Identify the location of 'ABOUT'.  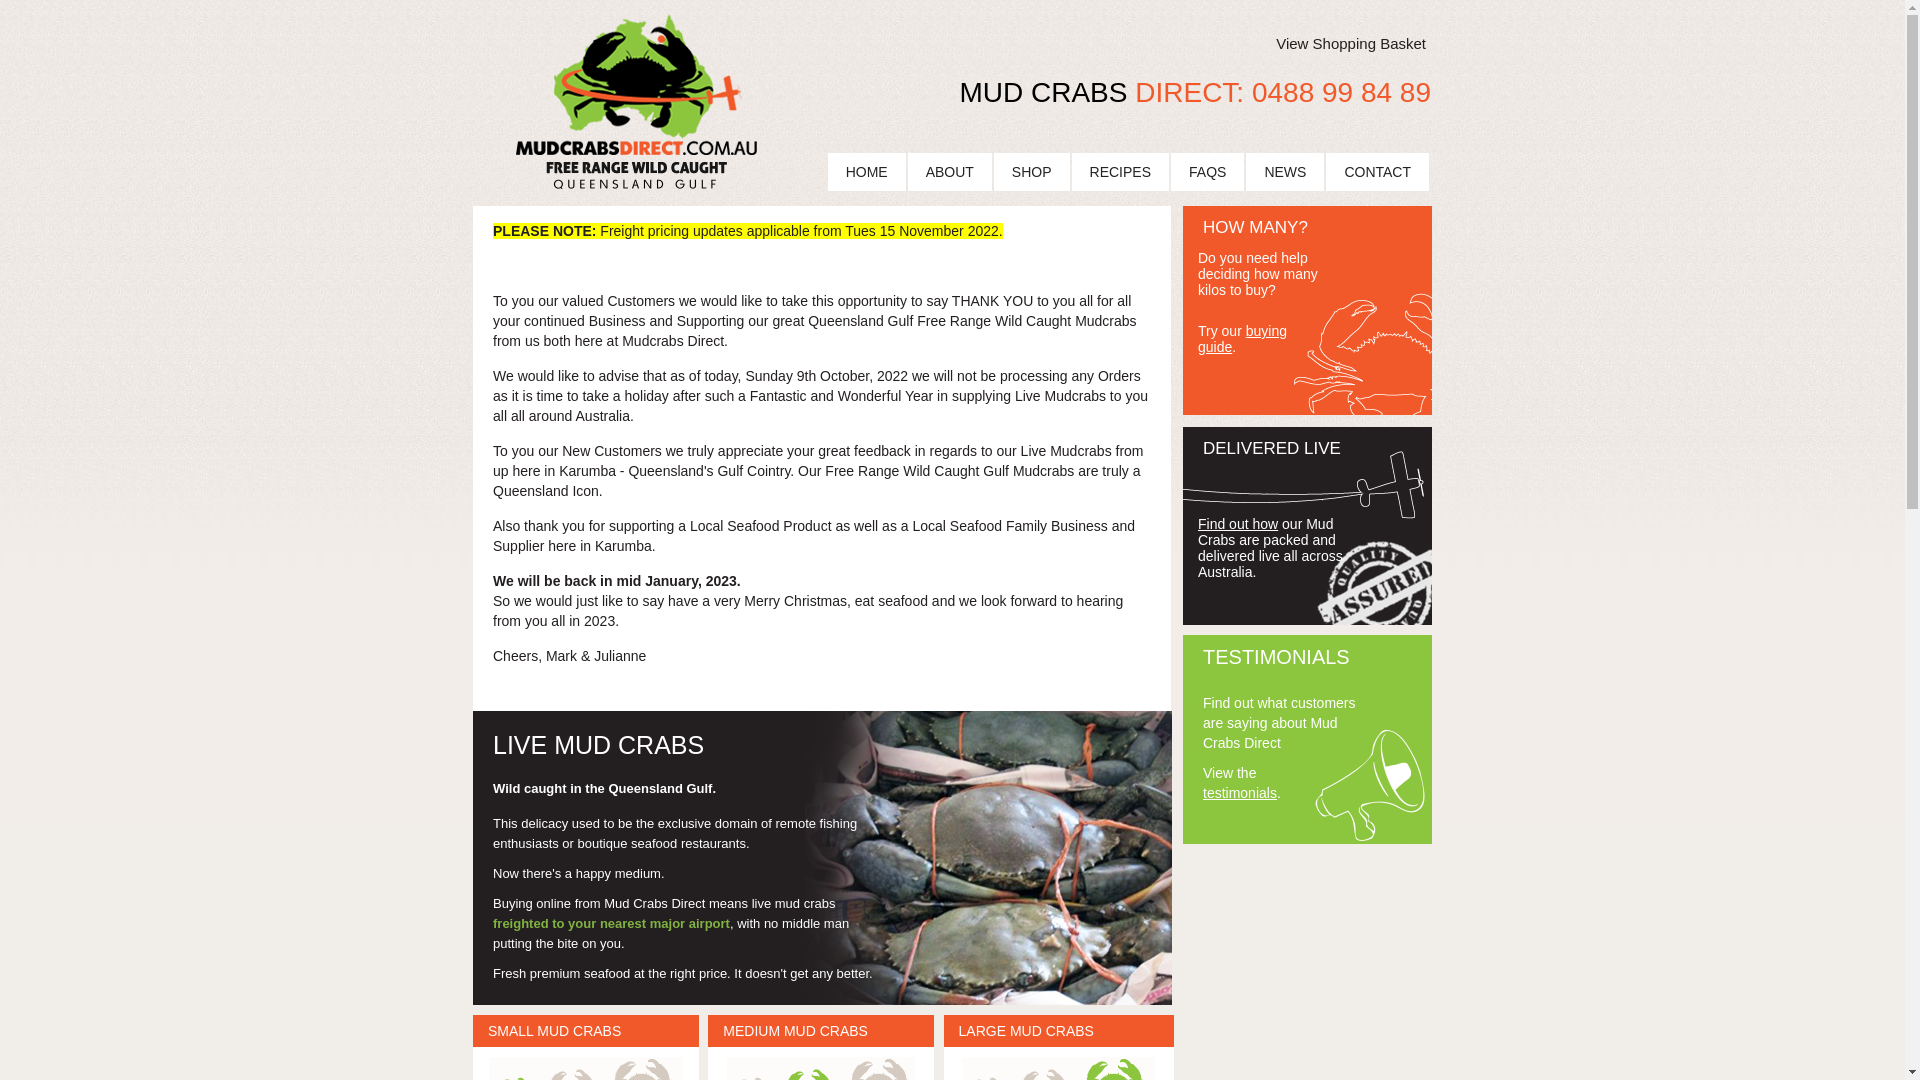
(949, 171).